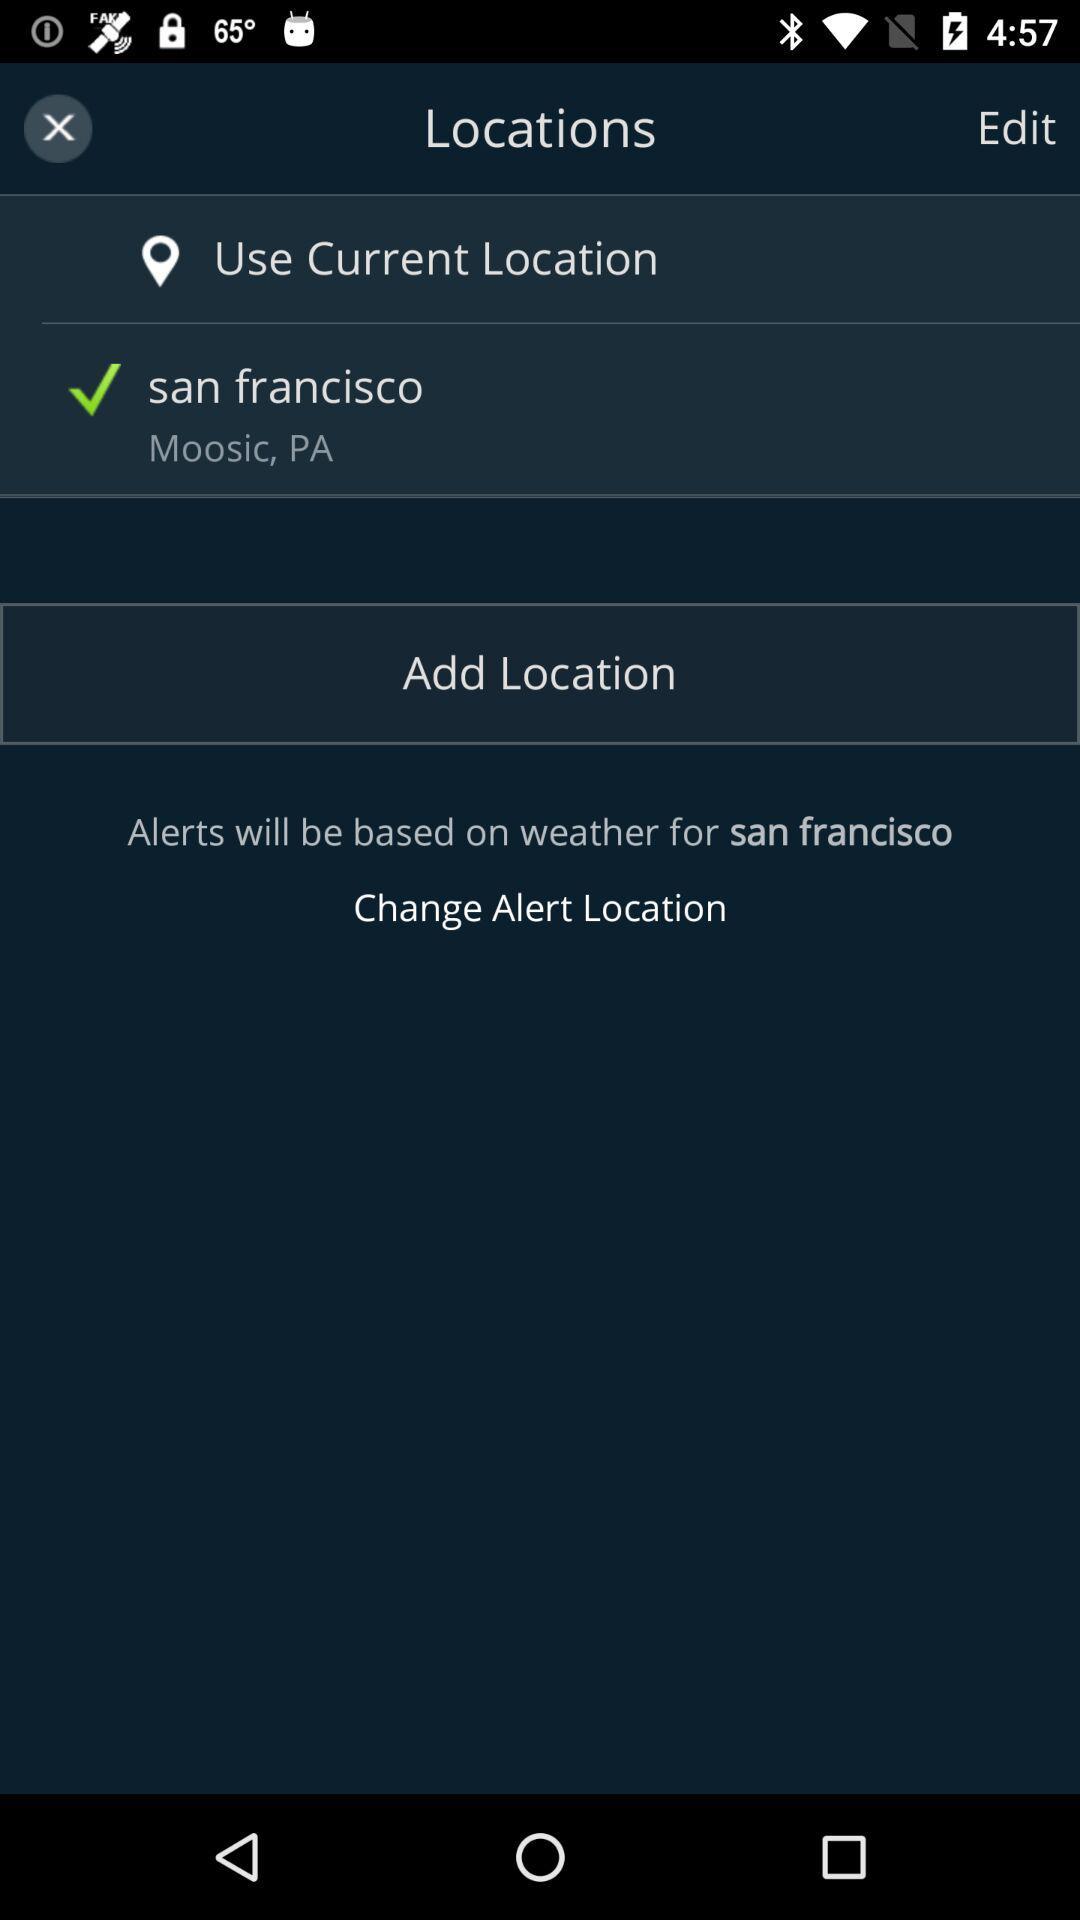 The height and width of the screenshot is (1920, 1080). I want to click on app, so click(57, 127).